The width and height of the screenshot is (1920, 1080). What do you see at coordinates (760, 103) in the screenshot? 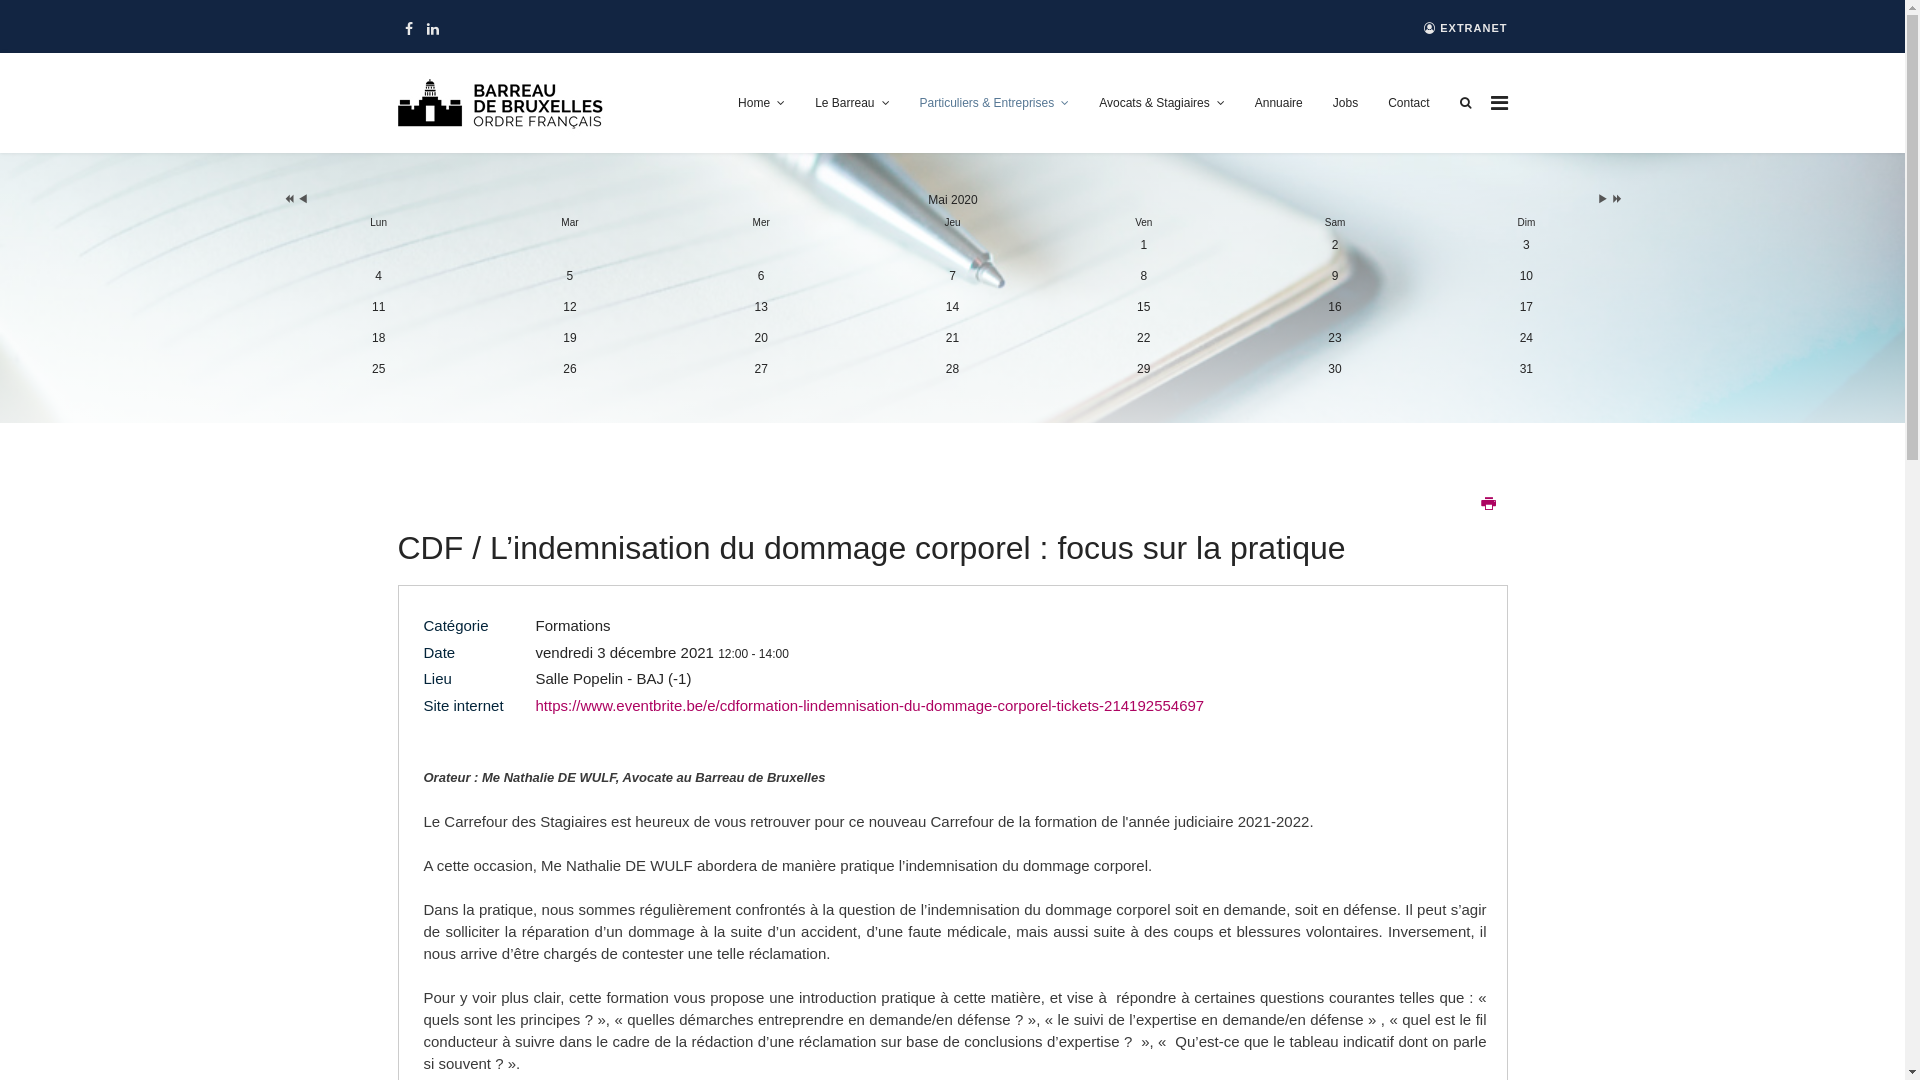
I see `'Home'` at bounding box center [760, 103].